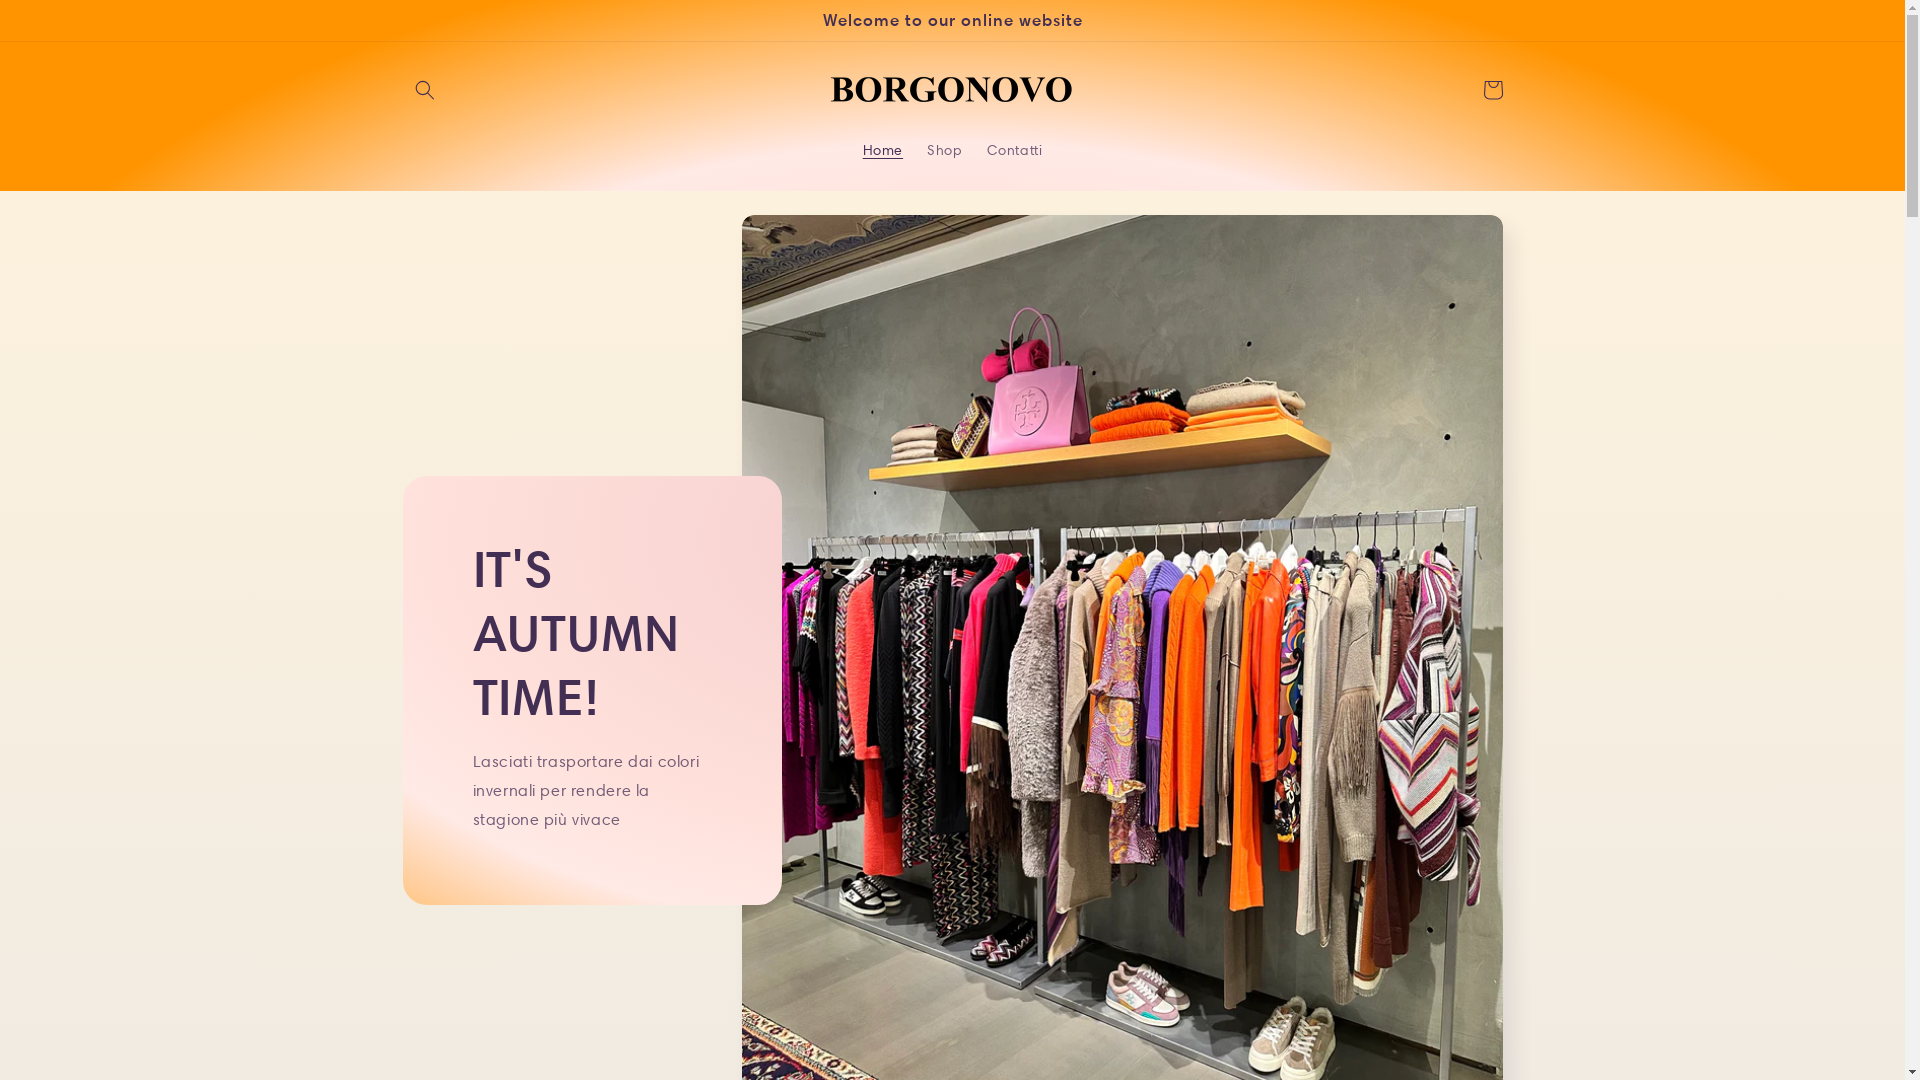 Image resolution: width=1920 pixels, height=1080 pixels. Describe the element at coordinates (882, 149) in the screenshot. I see `'Home'` at that location.